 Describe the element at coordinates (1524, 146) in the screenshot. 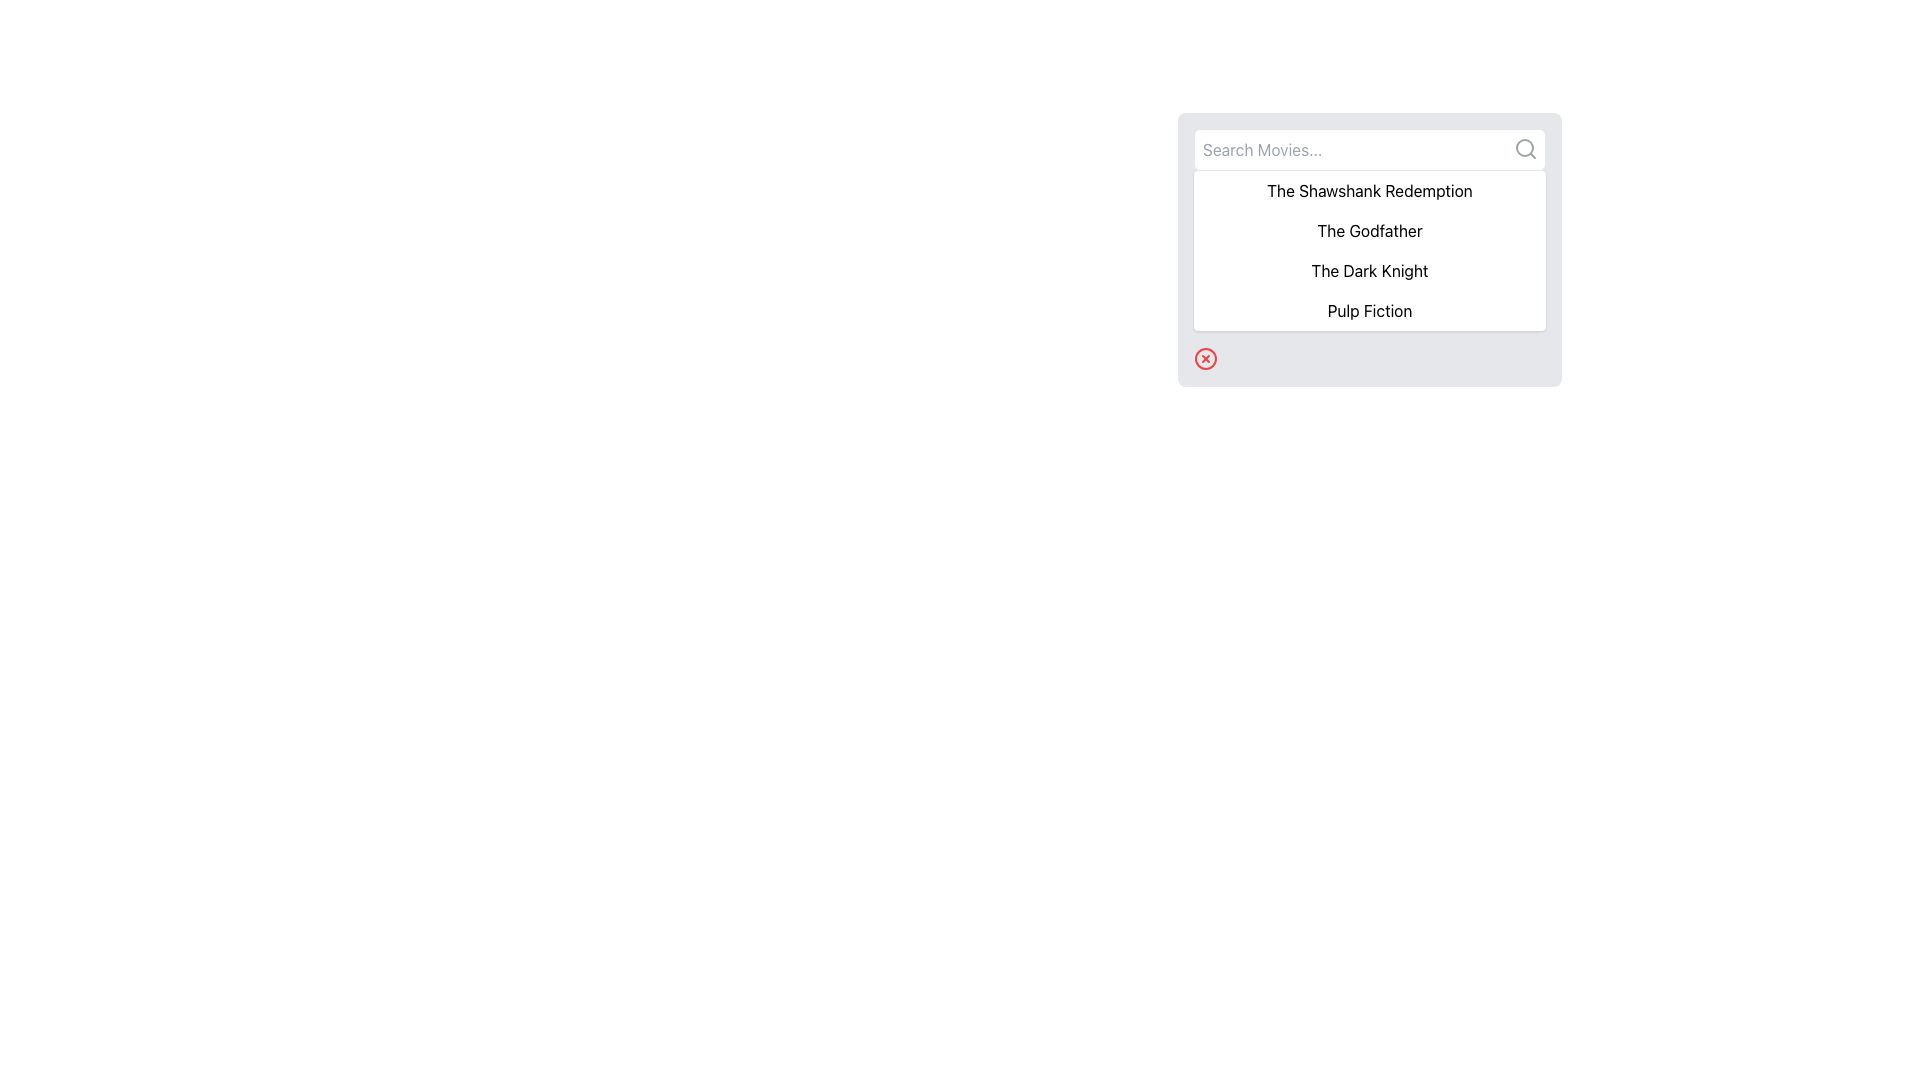

I see `the circular component of the magnifier glass icon used for search functionality located in the top-right corner of the search interface` at that location.